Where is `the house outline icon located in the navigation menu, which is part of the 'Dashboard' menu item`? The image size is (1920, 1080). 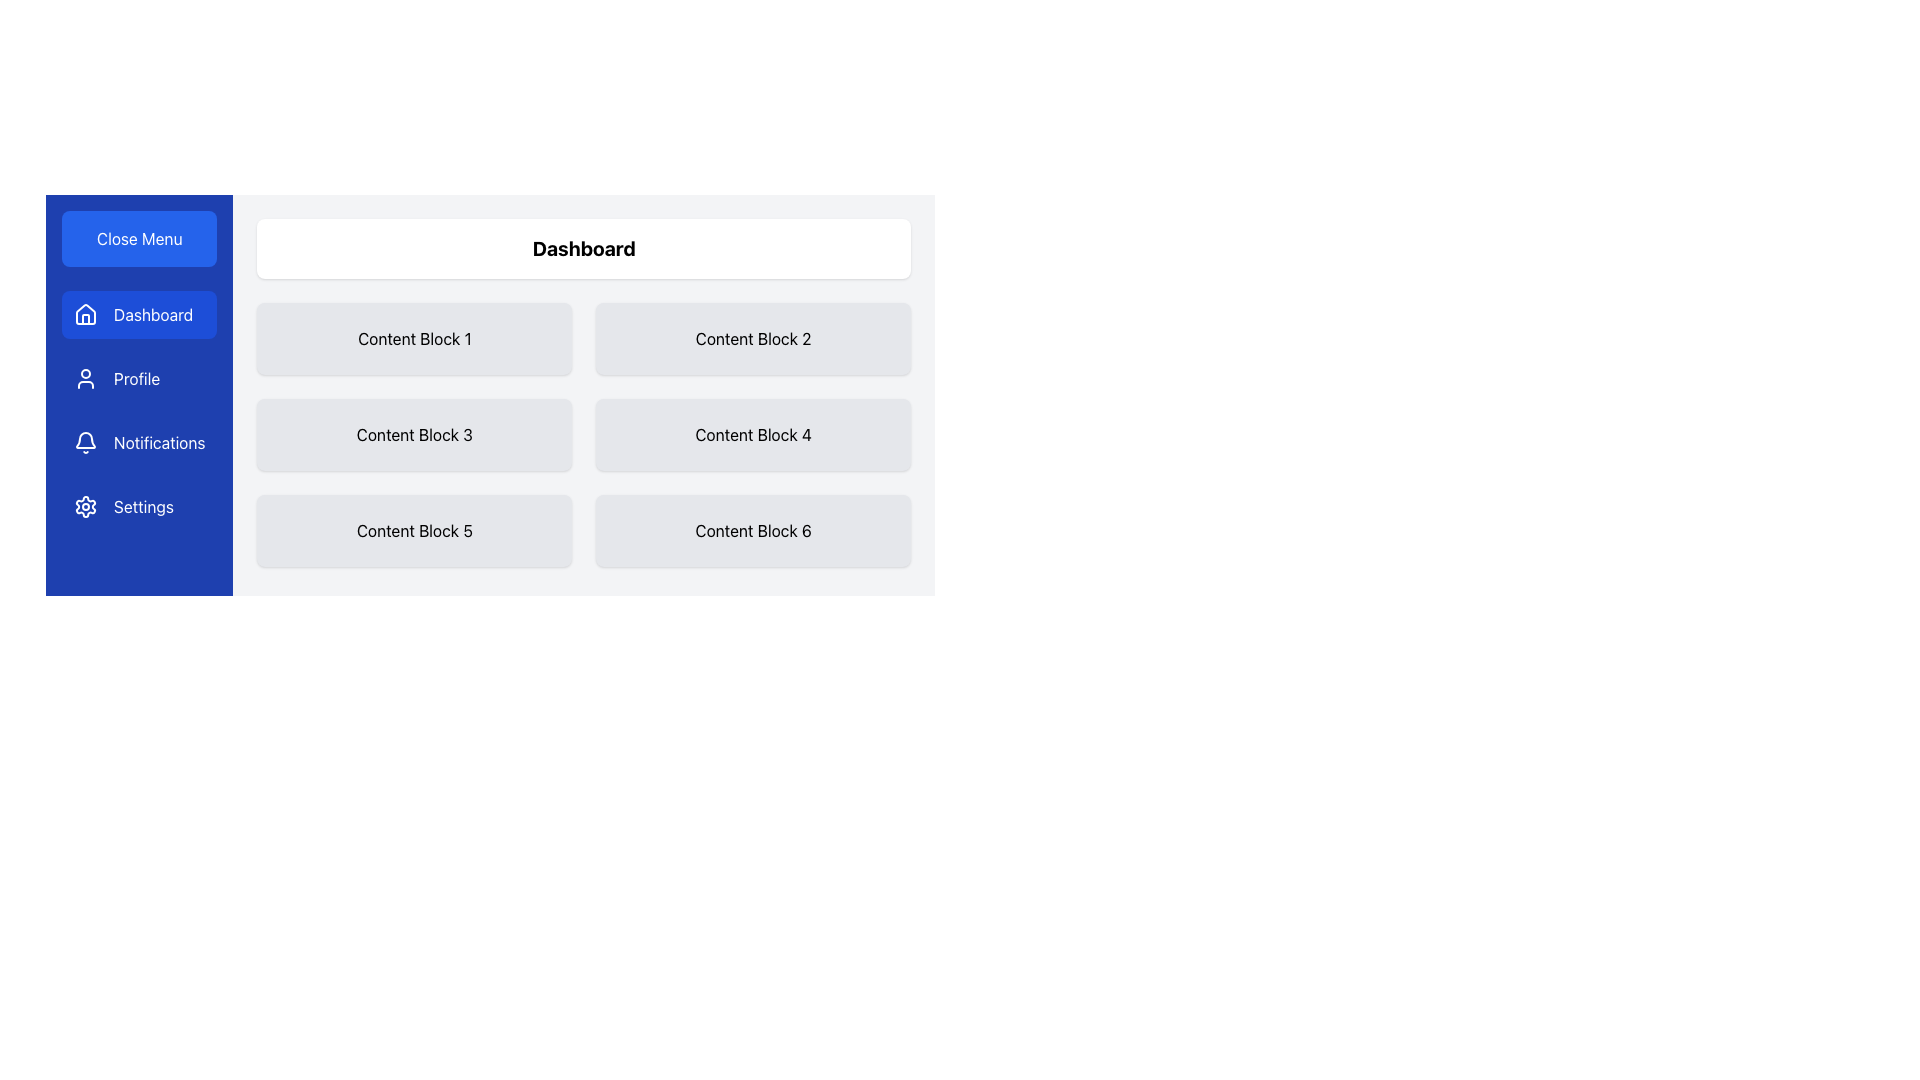
the house outline icon located in the navigation menu, which is part of the 'Dashboard' menu item is located at coordinates (85, 313).